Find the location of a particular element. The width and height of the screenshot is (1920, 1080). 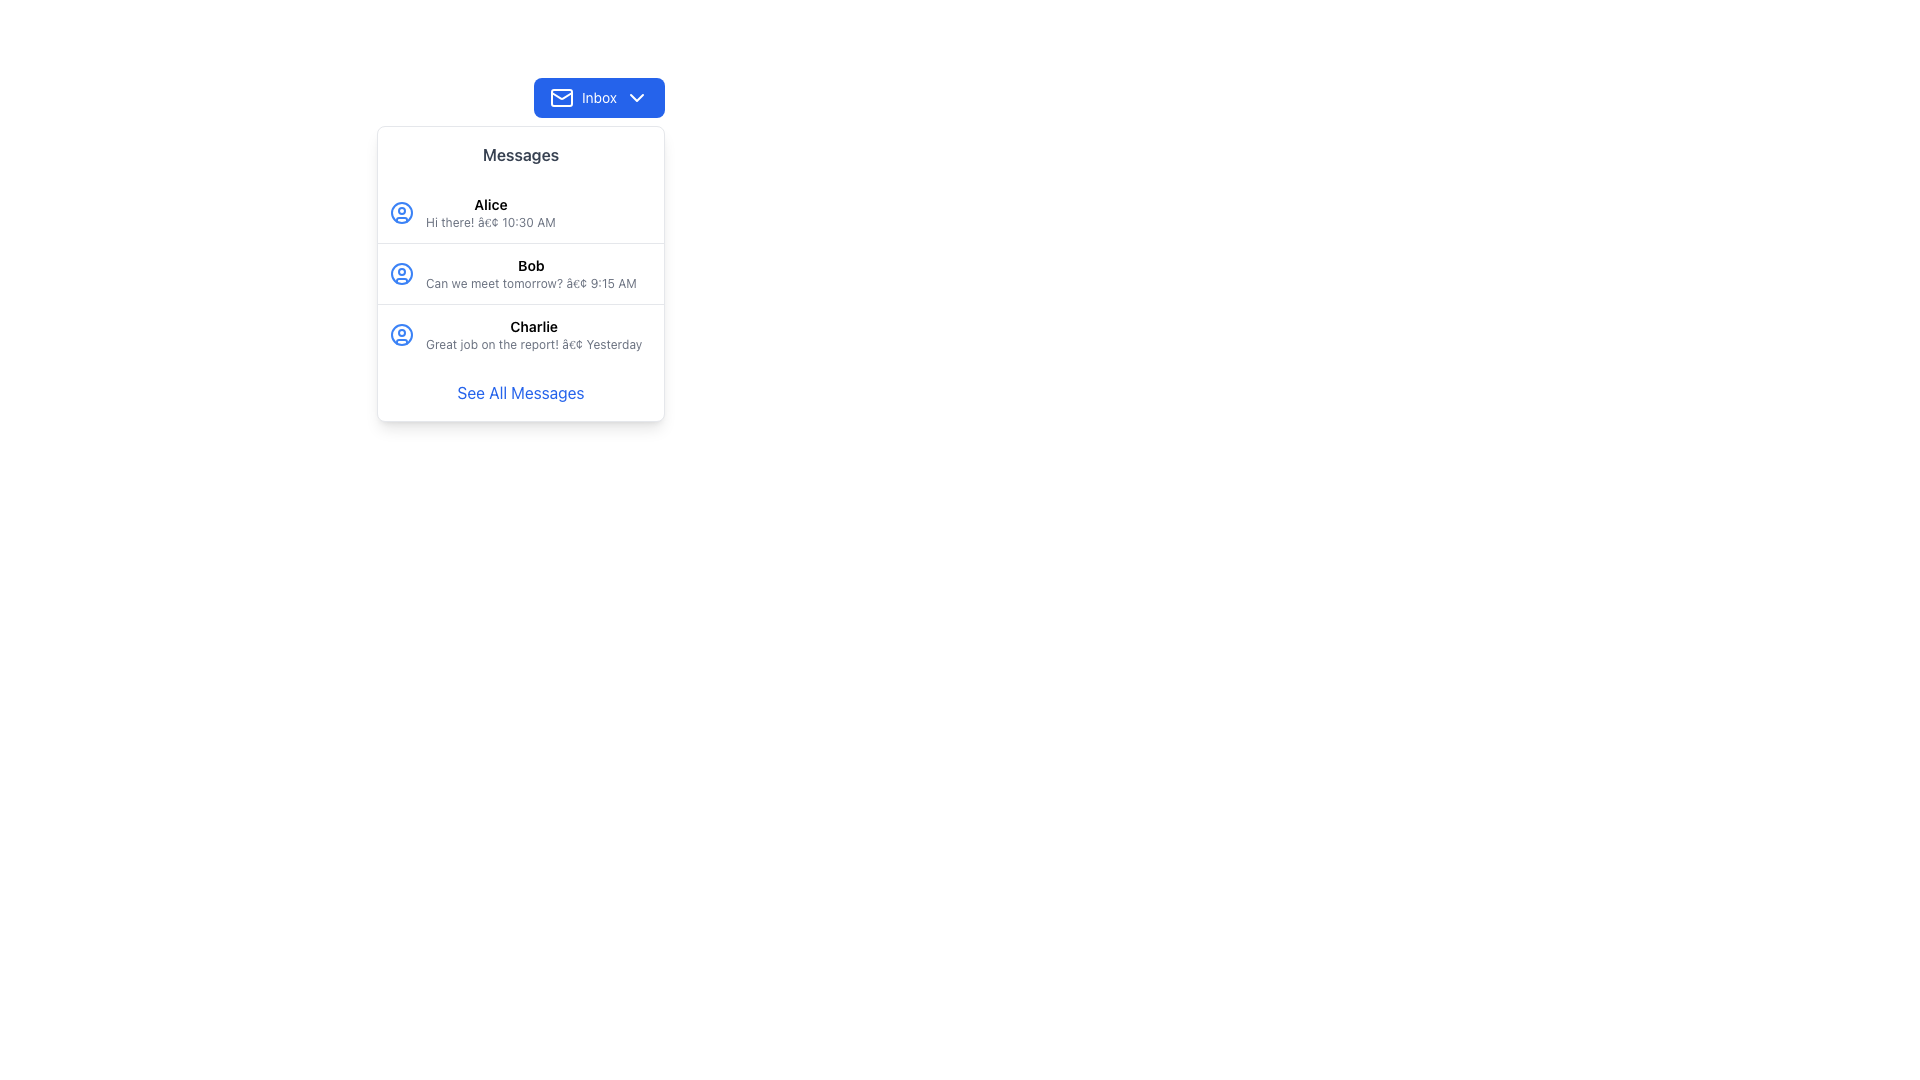

the first message summary entry in the 'Messages' card that shows 'Alice: Hi there! 10:30 AM' is located at coordinates (490, 212).